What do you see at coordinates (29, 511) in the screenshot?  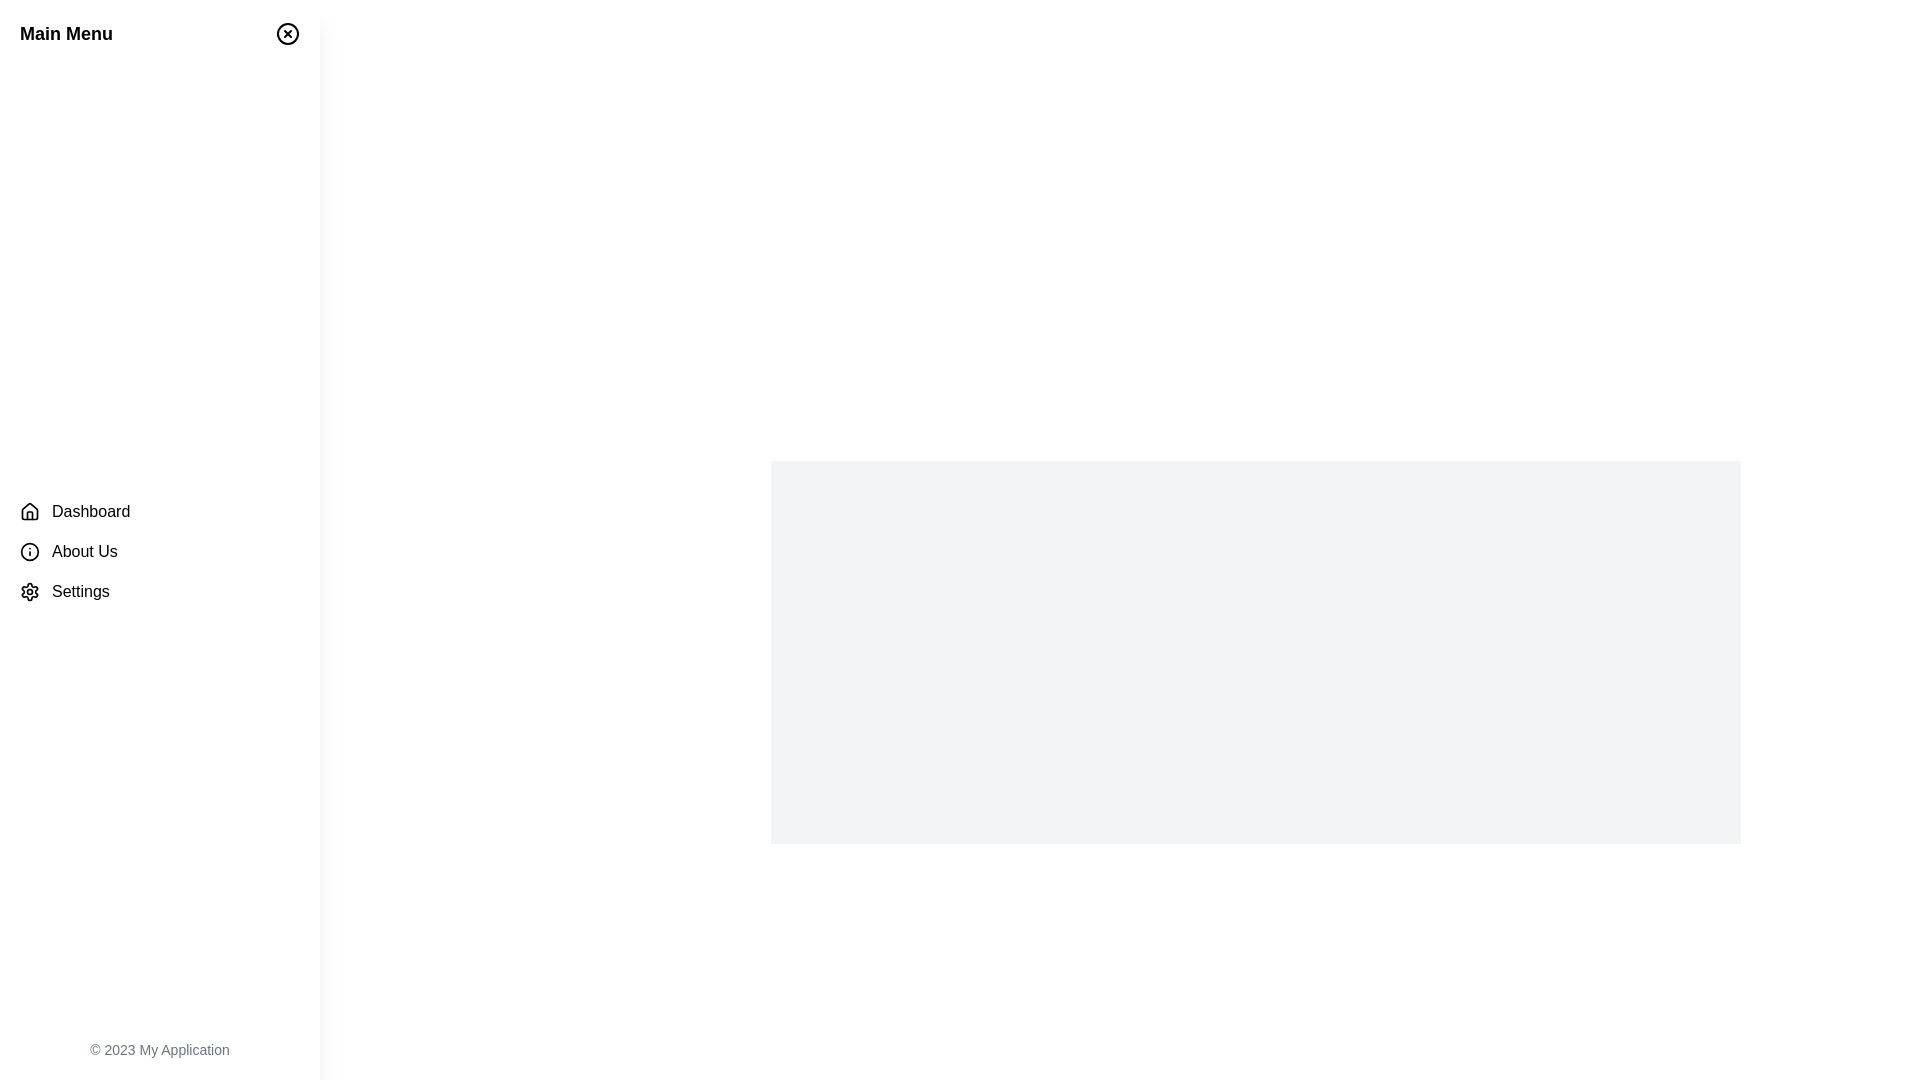 I see `the small house-shaped icon next to the text 'Dashboard' in the sidebar` at bounding box center [29, 511].